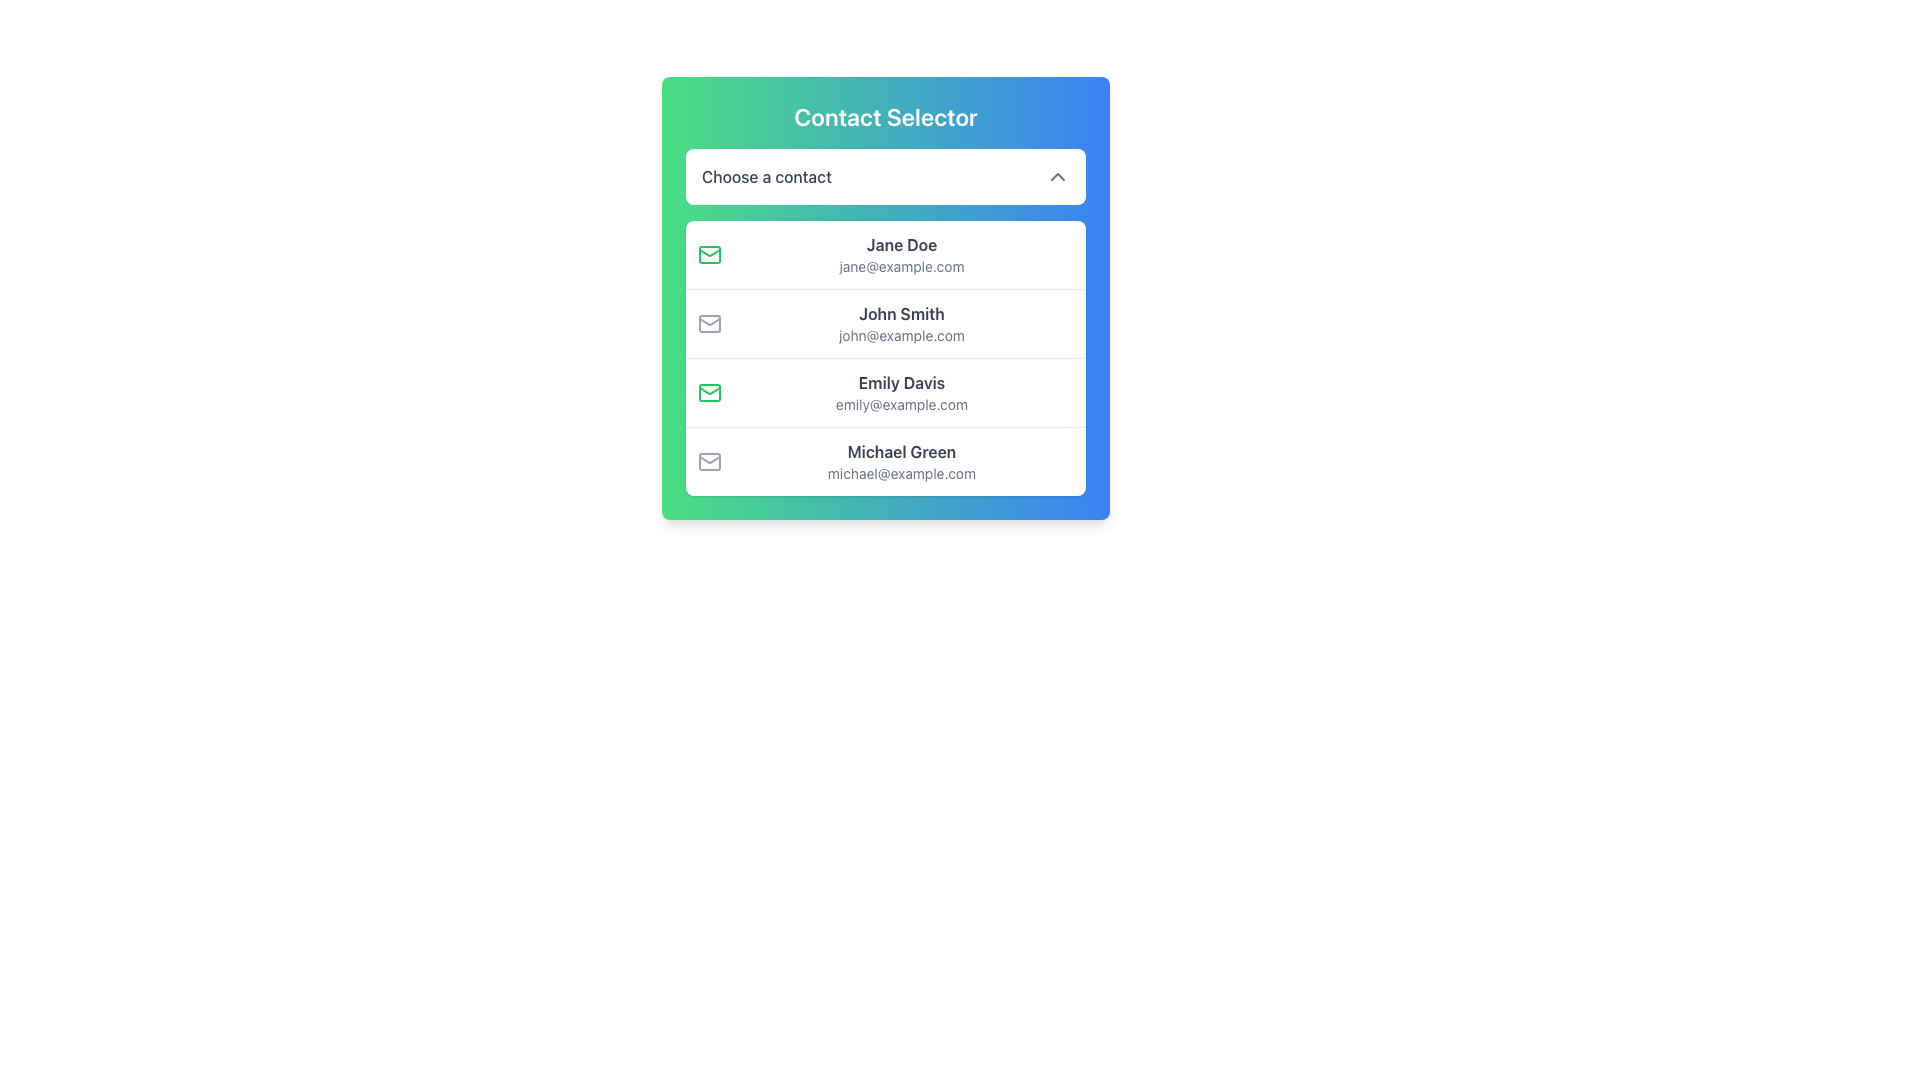  What do you see at coordinates (710, 323) in the screenshot?
I see `the mail envelope icon, which is a stroke-only design in light gray, located to the left of 'John Smith' and 'john@example.com' in the contact list` at bounding box center [710, 323].